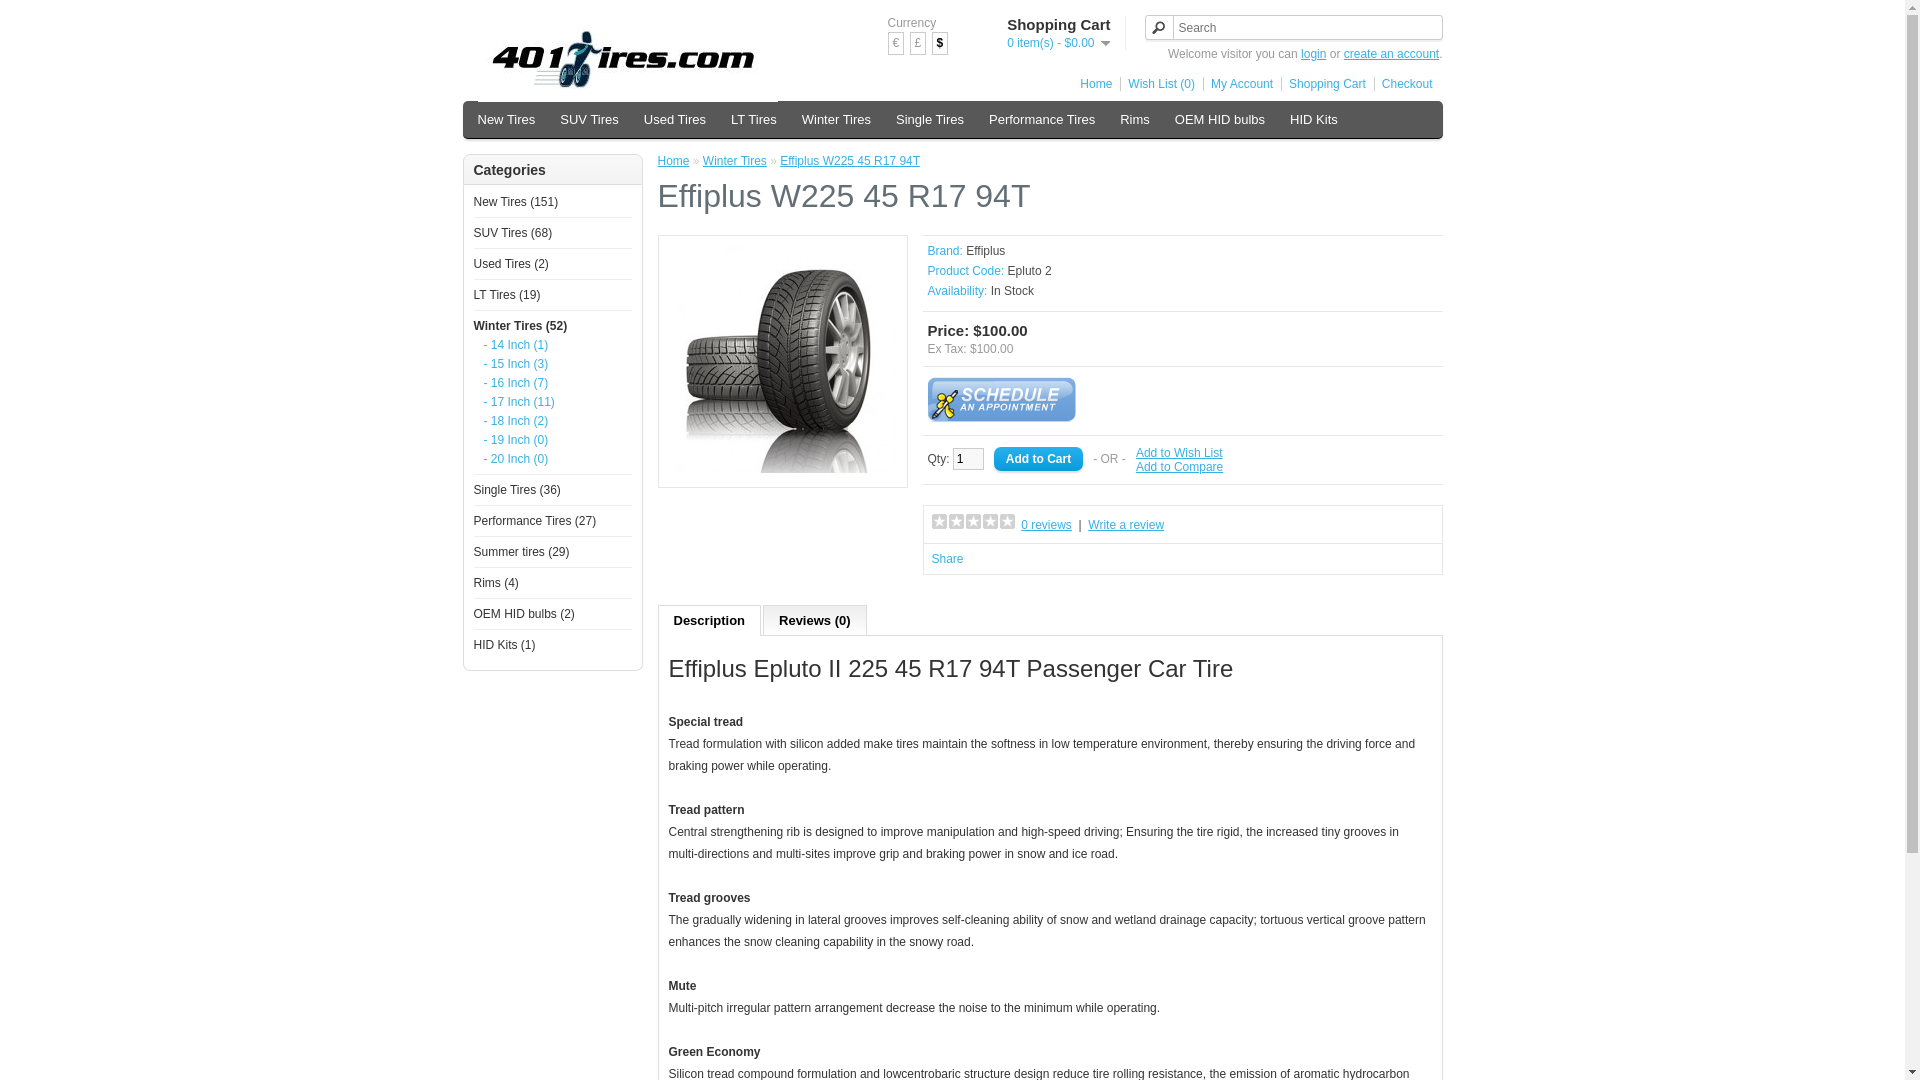 This screenshot has width=1920, height=1080. Describe the element at coordinates (507, 294) in the screenshot. I see `'LT Tires (19)'` at that location.